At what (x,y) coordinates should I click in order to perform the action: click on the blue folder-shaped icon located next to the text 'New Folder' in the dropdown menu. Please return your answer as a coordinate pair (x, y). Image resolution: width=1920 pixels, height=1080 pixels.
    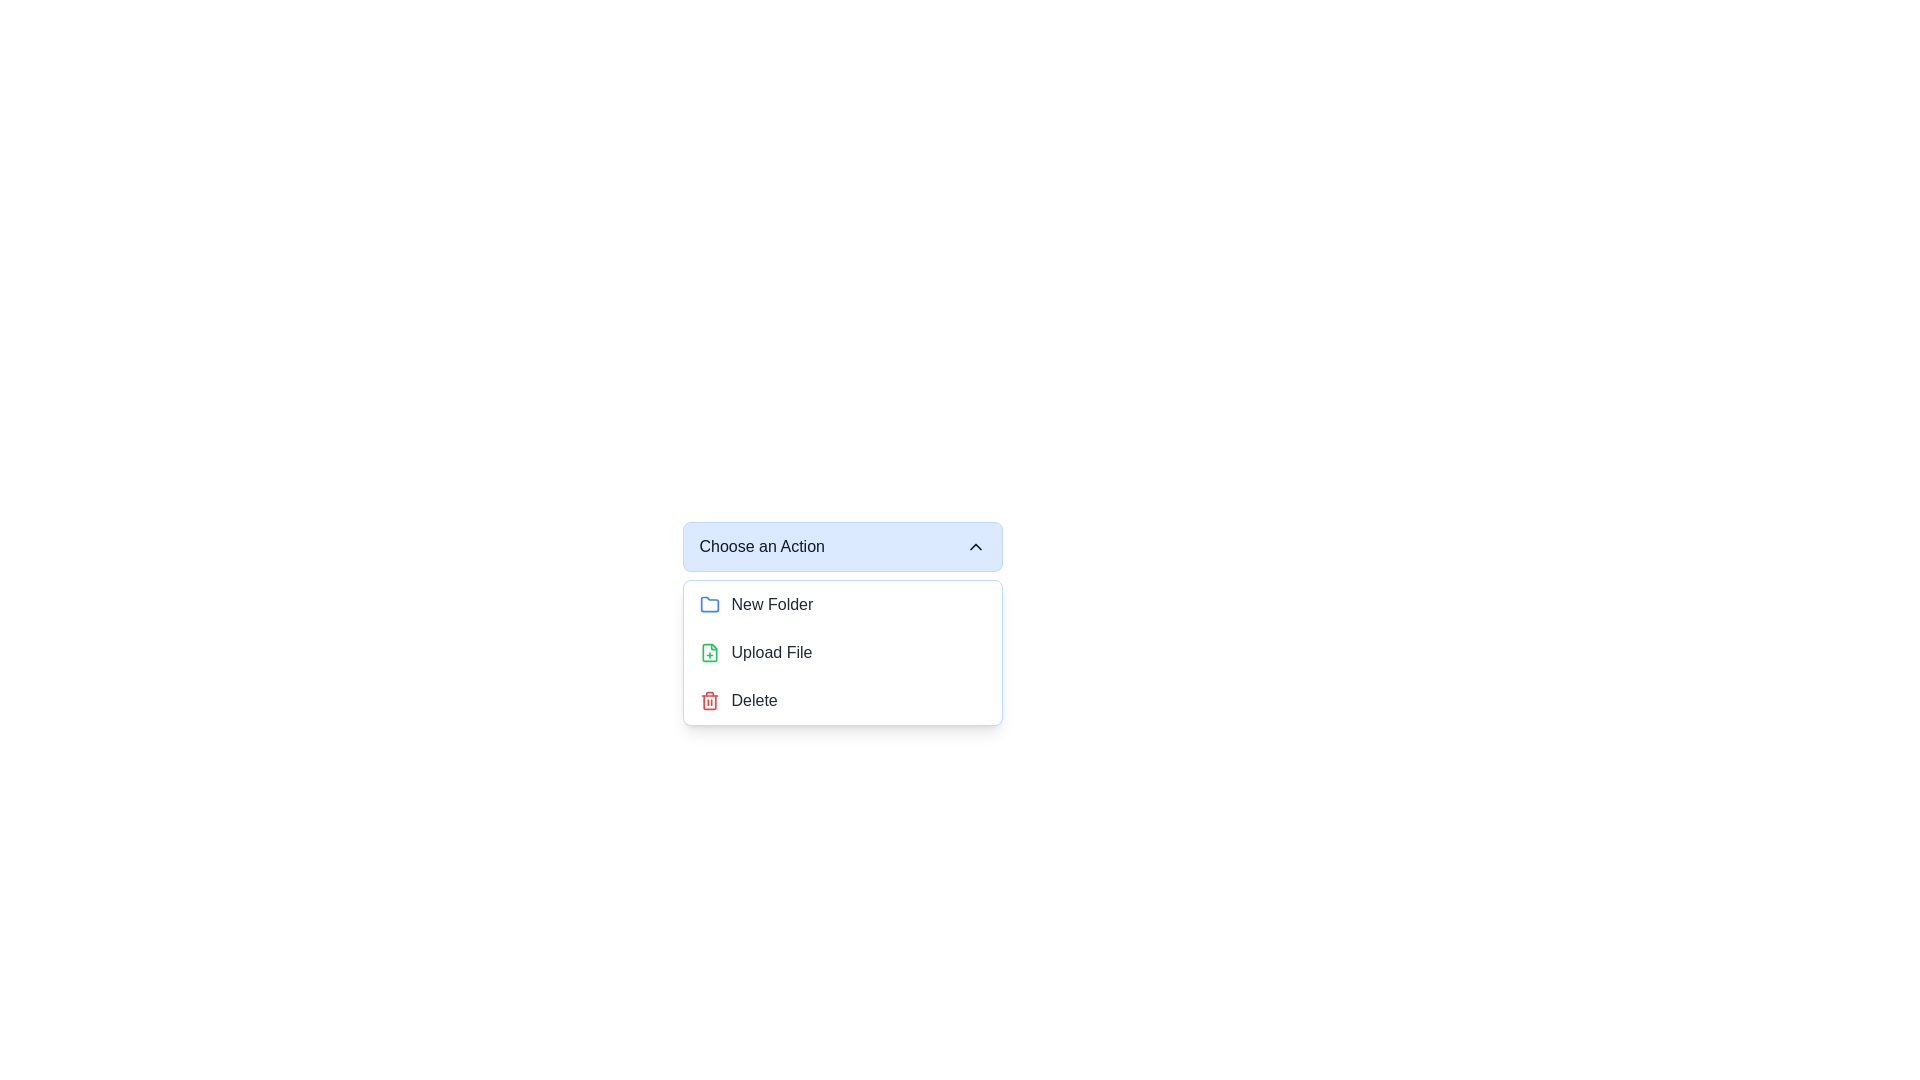
    Looking at the image, I should click on (709, 604).